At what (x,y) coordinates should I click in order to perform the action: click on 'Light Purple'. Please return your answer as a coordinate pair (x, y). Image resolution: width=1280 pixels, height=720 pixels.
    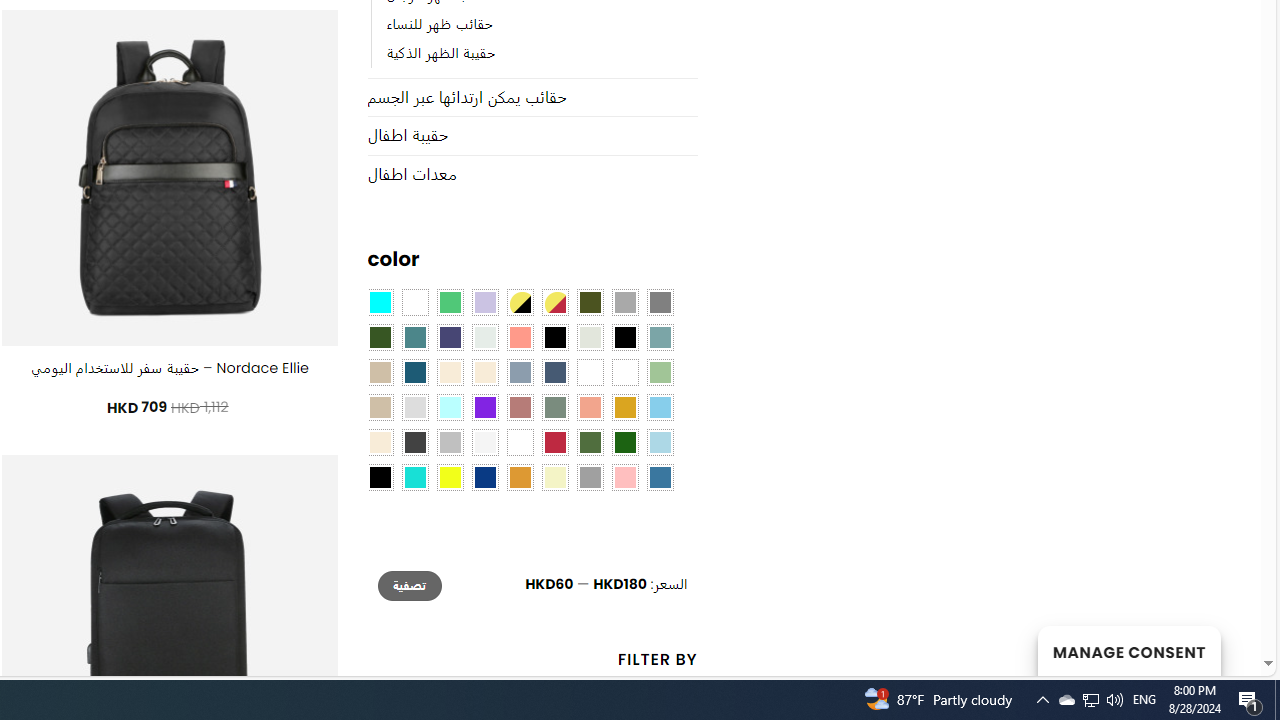
    Looking at the image, I should click on (485, 303).